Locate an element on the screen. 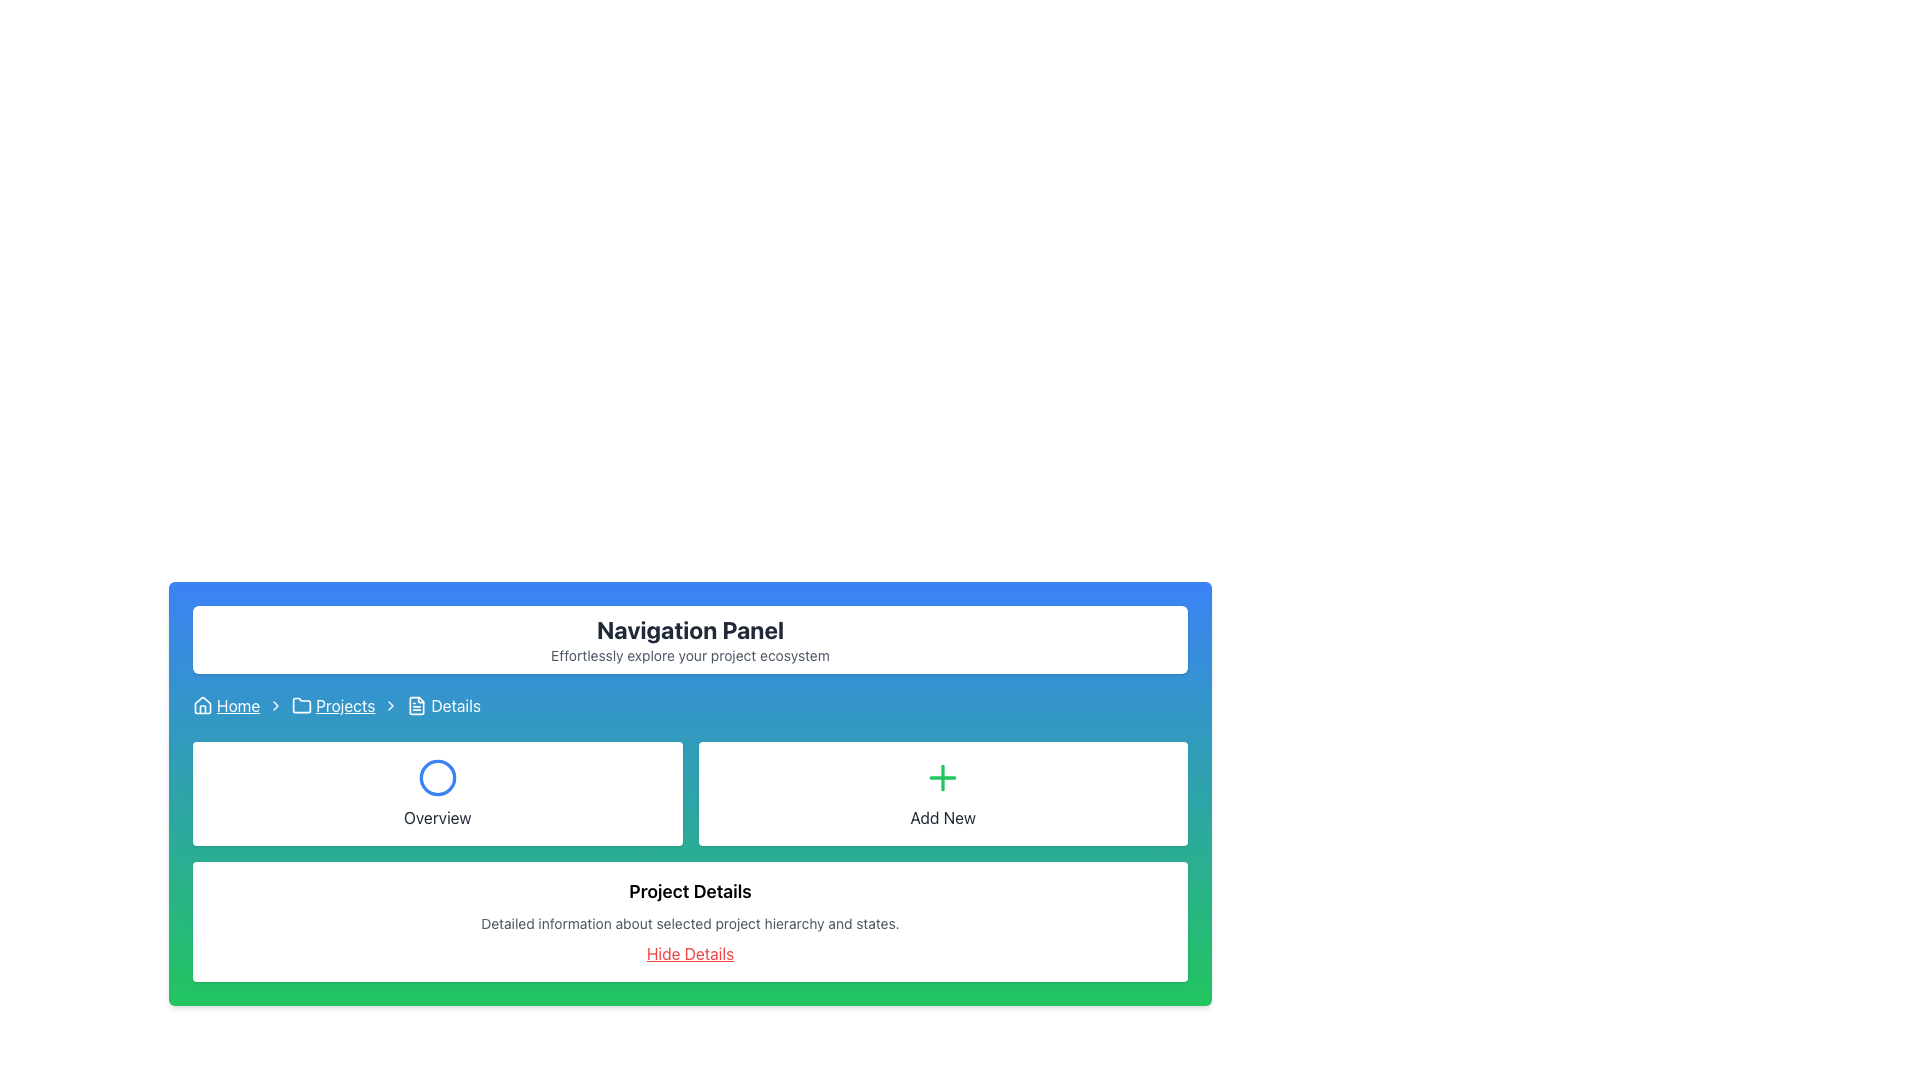 The image size is (1920, 1080). the 'Projects' folder icon located in the breadcrumb navigation bar, positioned between the 'Home' and 'Projects' text labels is located at coordinates (301, 704).